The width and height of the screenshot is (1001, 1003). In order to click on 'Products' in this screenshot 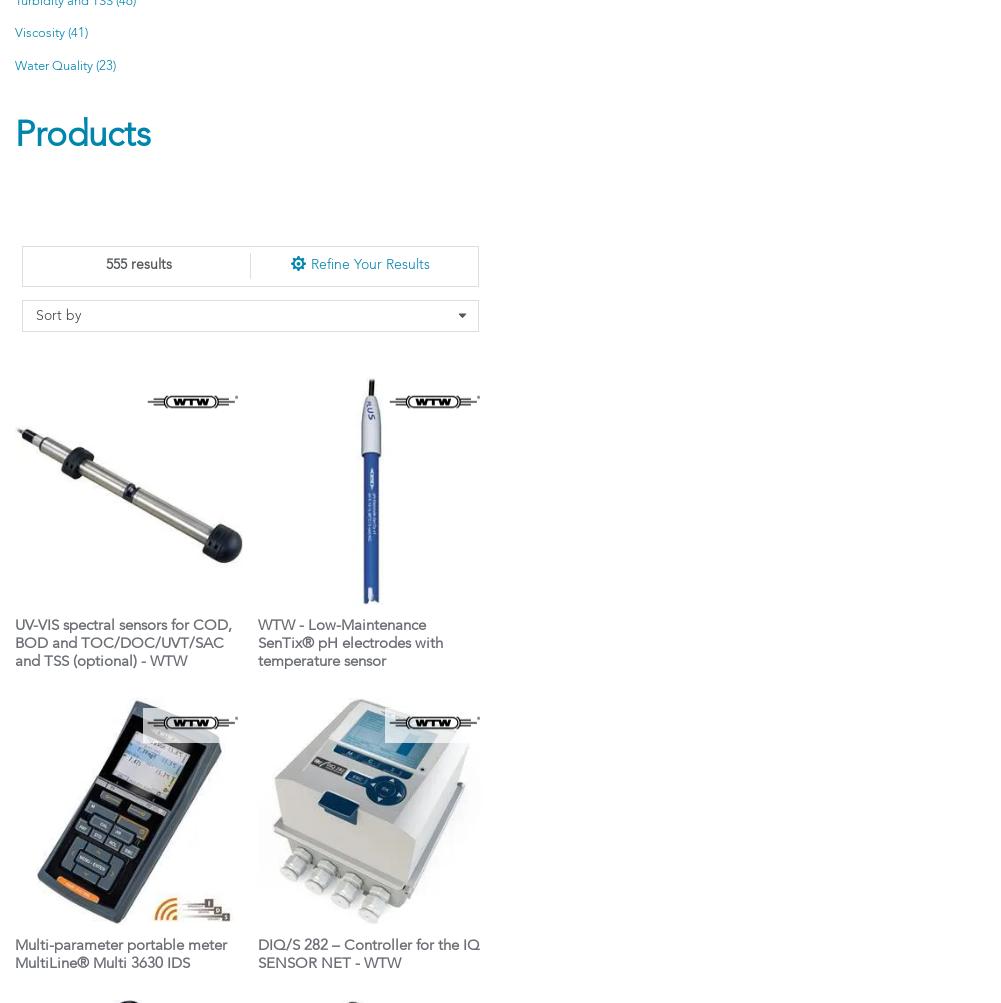, I will do `click(81, 135)`.